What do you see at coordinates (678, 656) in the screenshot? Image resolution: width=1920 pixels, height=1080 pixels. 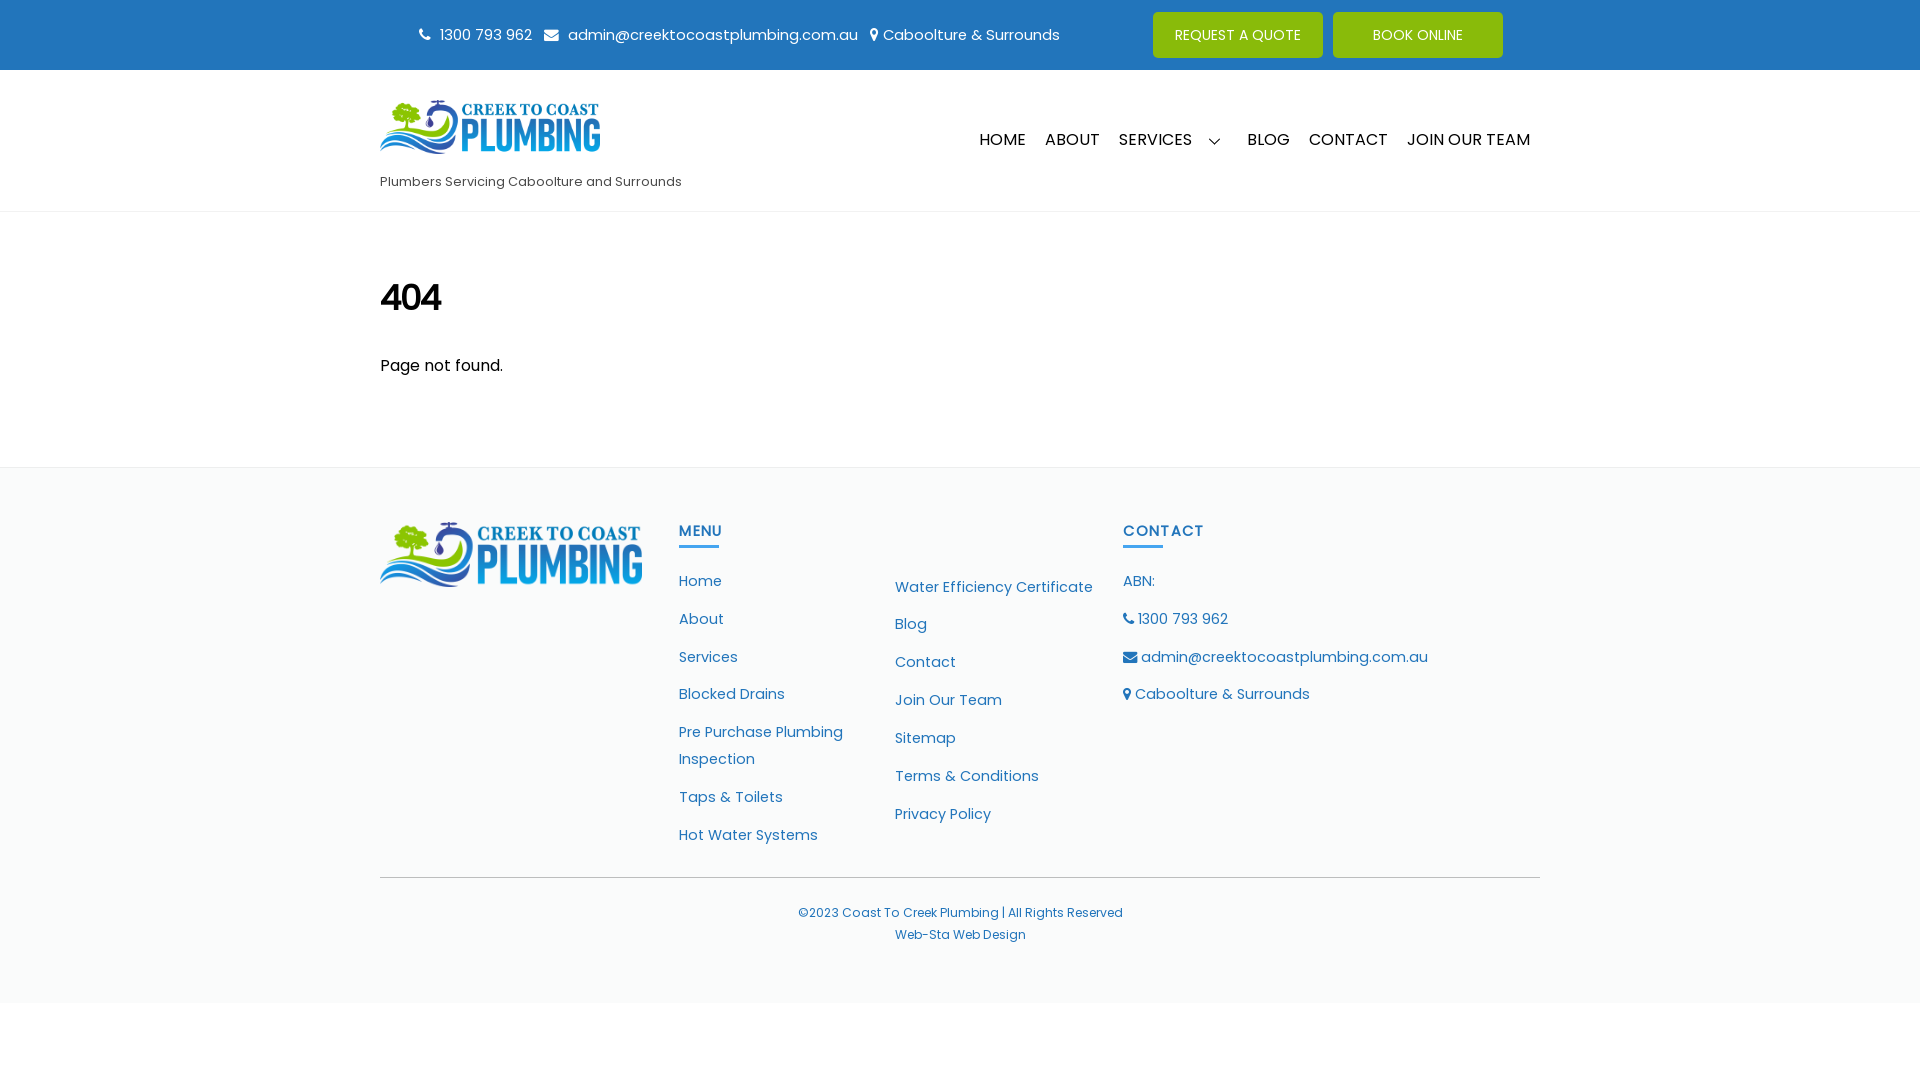 I see `'Services'` at bounding box center [678, 656].